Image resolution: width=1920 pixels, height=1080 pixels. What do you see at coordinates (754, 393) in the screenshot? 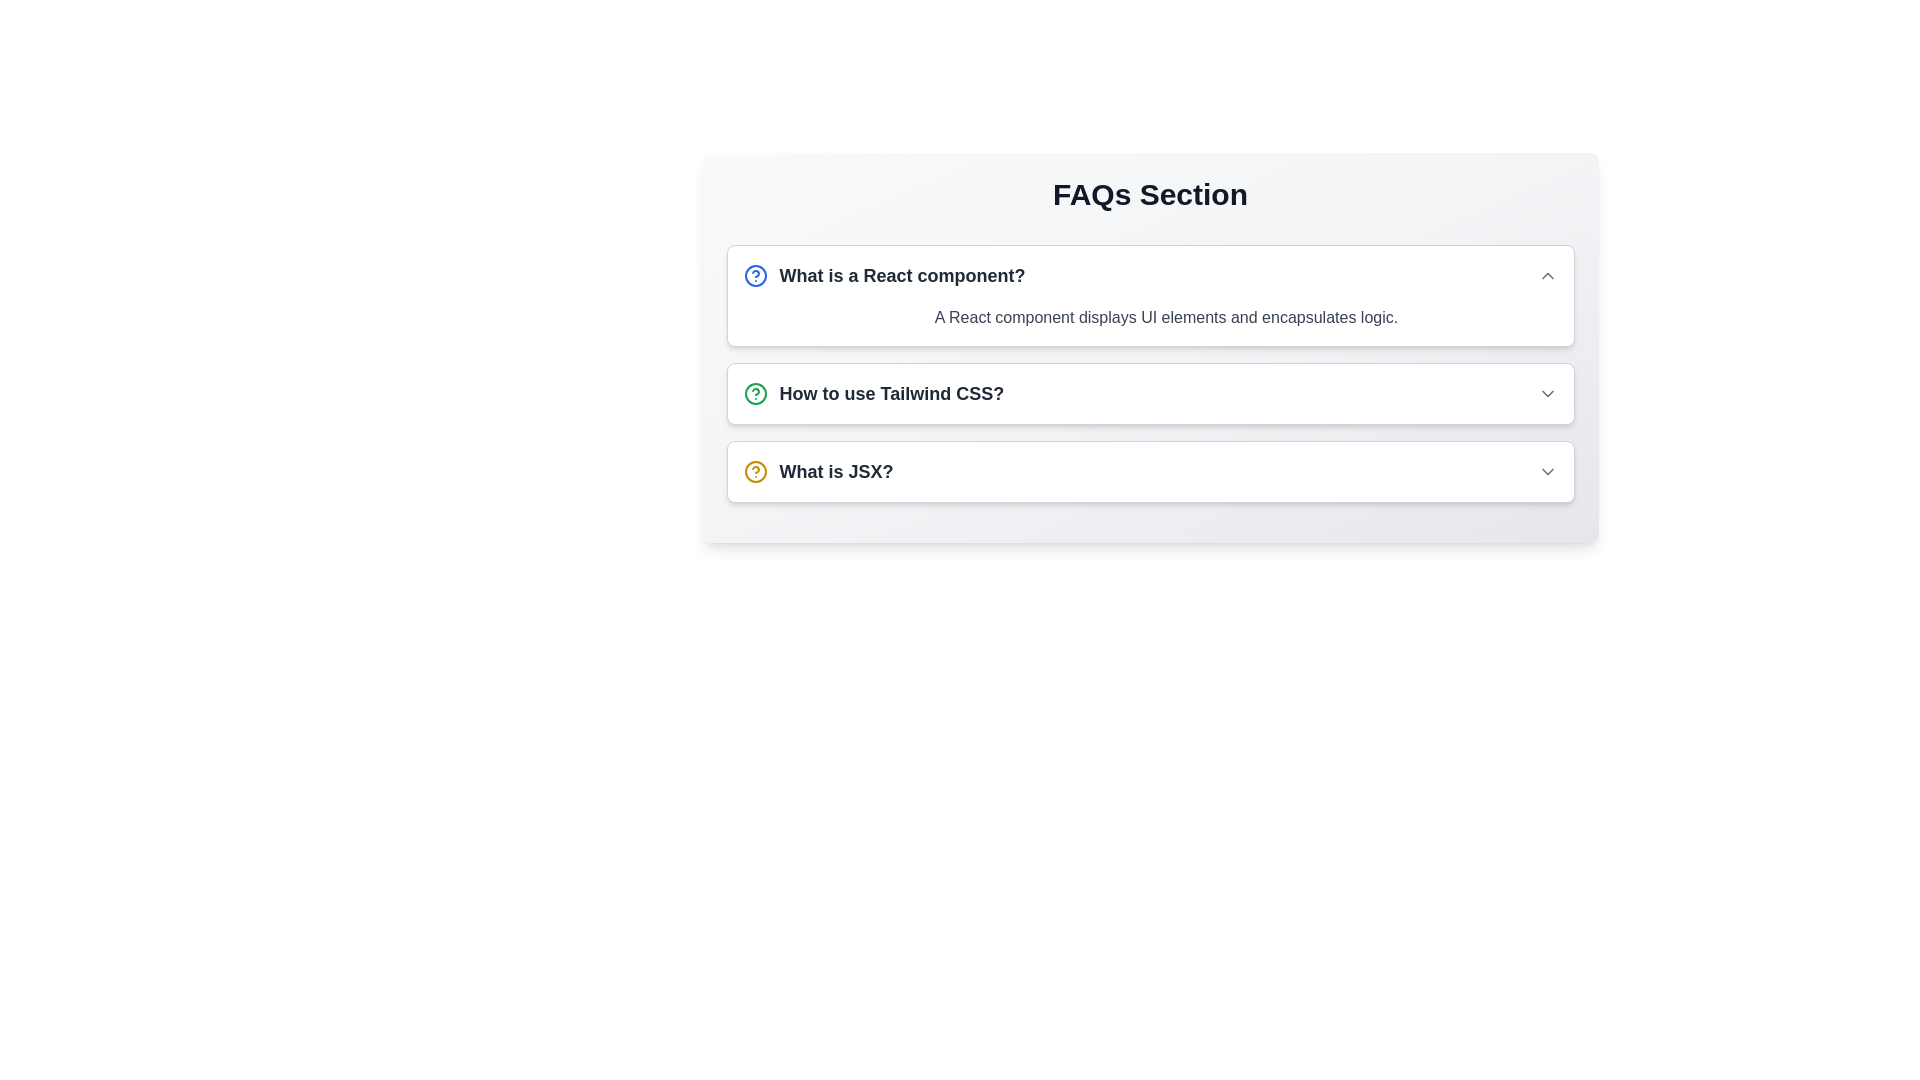
I see `the circular icon with a green border and question mark, located to the left of the text 'How to use Tailwind CSS?', for additional interaction` at bounding box center [754, 393].